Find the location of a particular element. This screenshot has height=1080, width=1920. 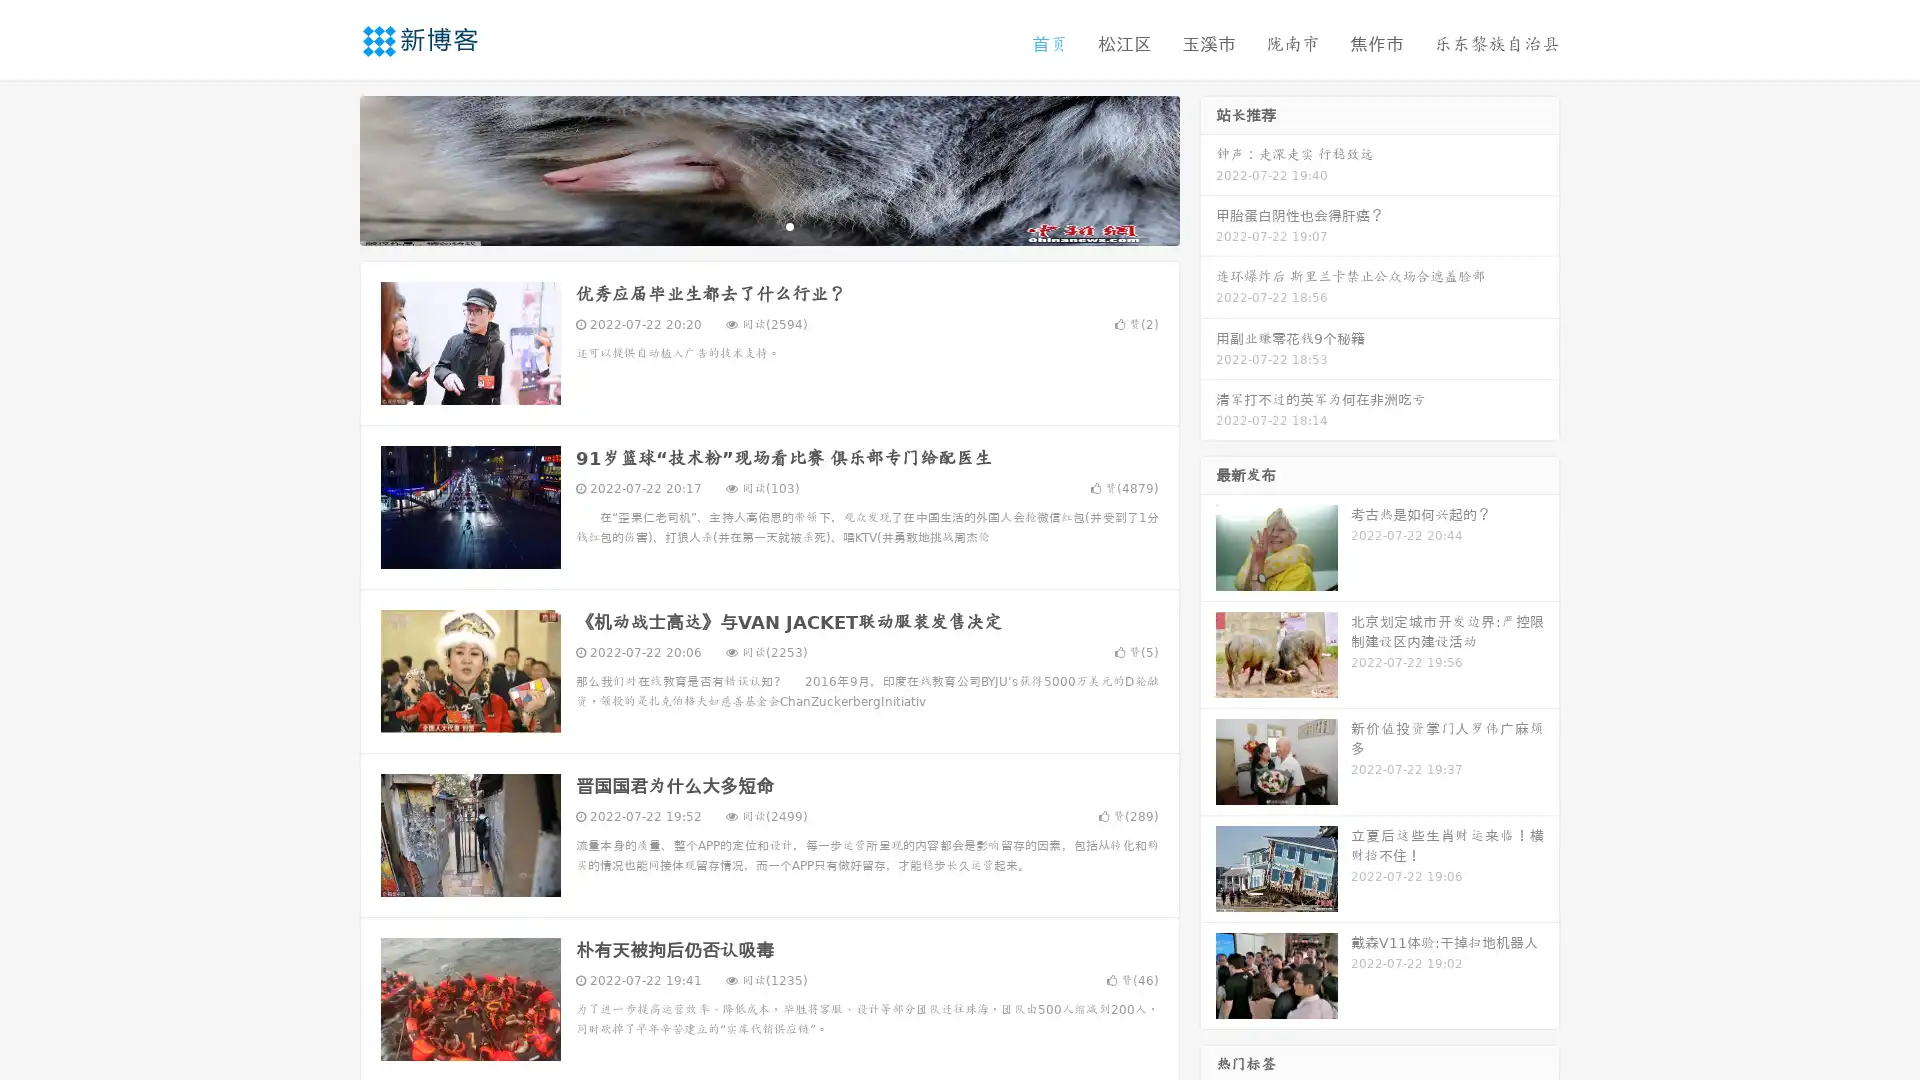

Go to slide 2 is located at coordinates (768, 225).